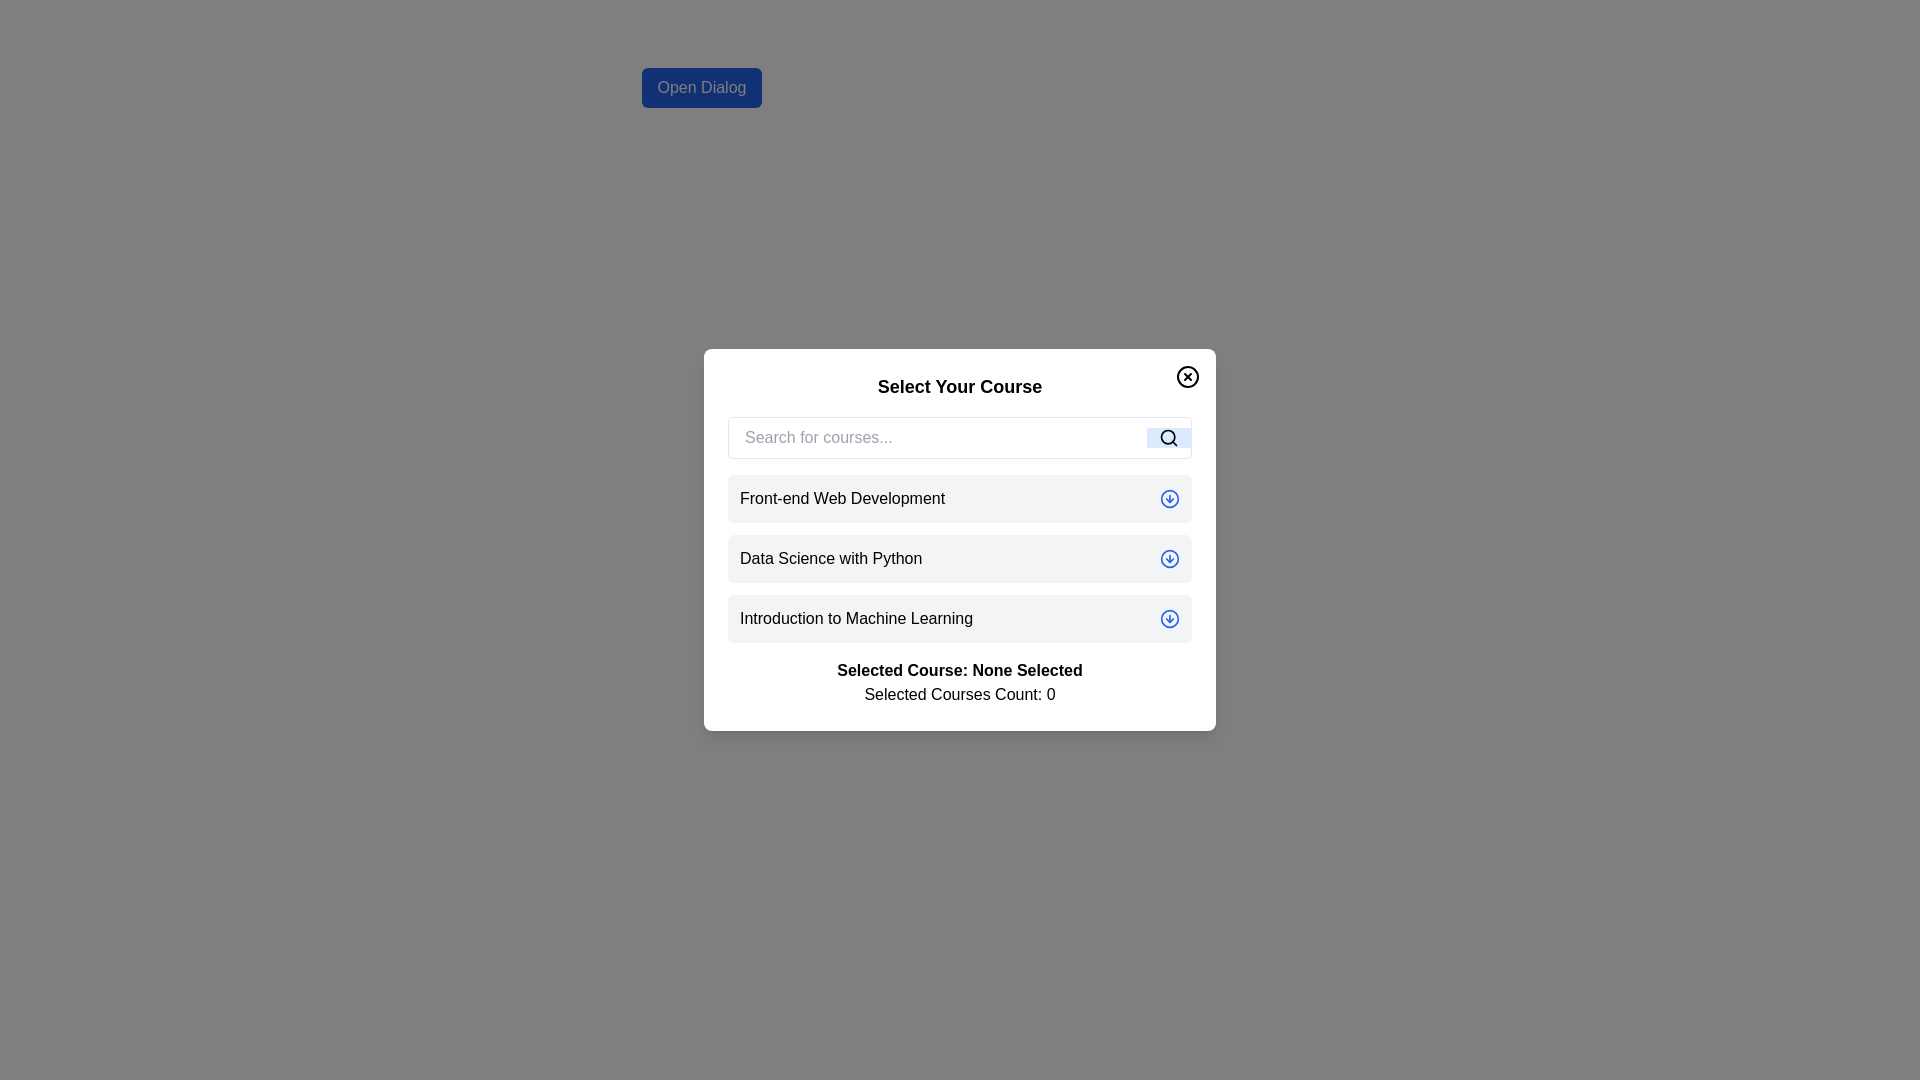  I want to click on text label displaying 'Selected Course: None Selected' and 'Selected Courses Count: 0' located at the bottom of the 'Select Your Course' modal, so click(960, 681).